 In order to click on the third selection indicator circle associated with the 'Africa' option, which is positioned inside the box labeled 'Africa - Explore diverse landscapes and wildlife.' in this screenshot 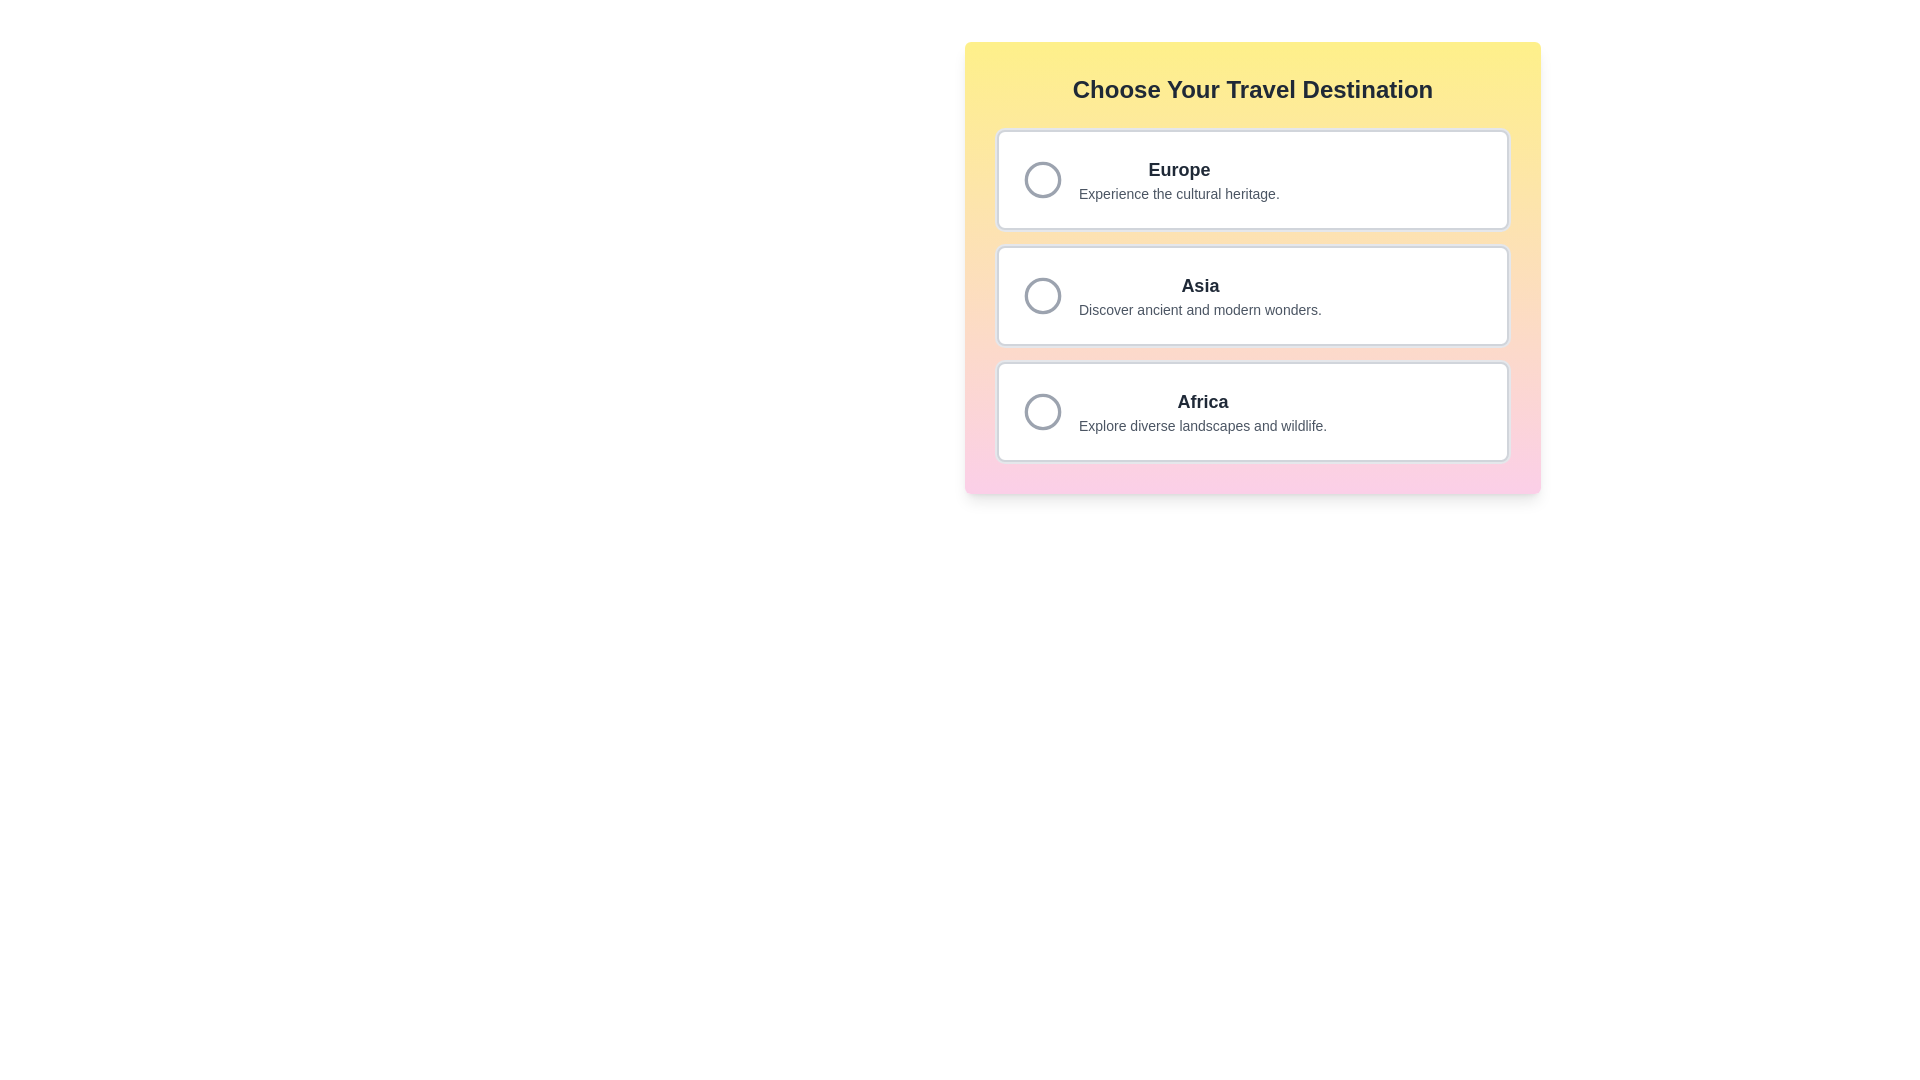, I will do `click(1041, 411)`.